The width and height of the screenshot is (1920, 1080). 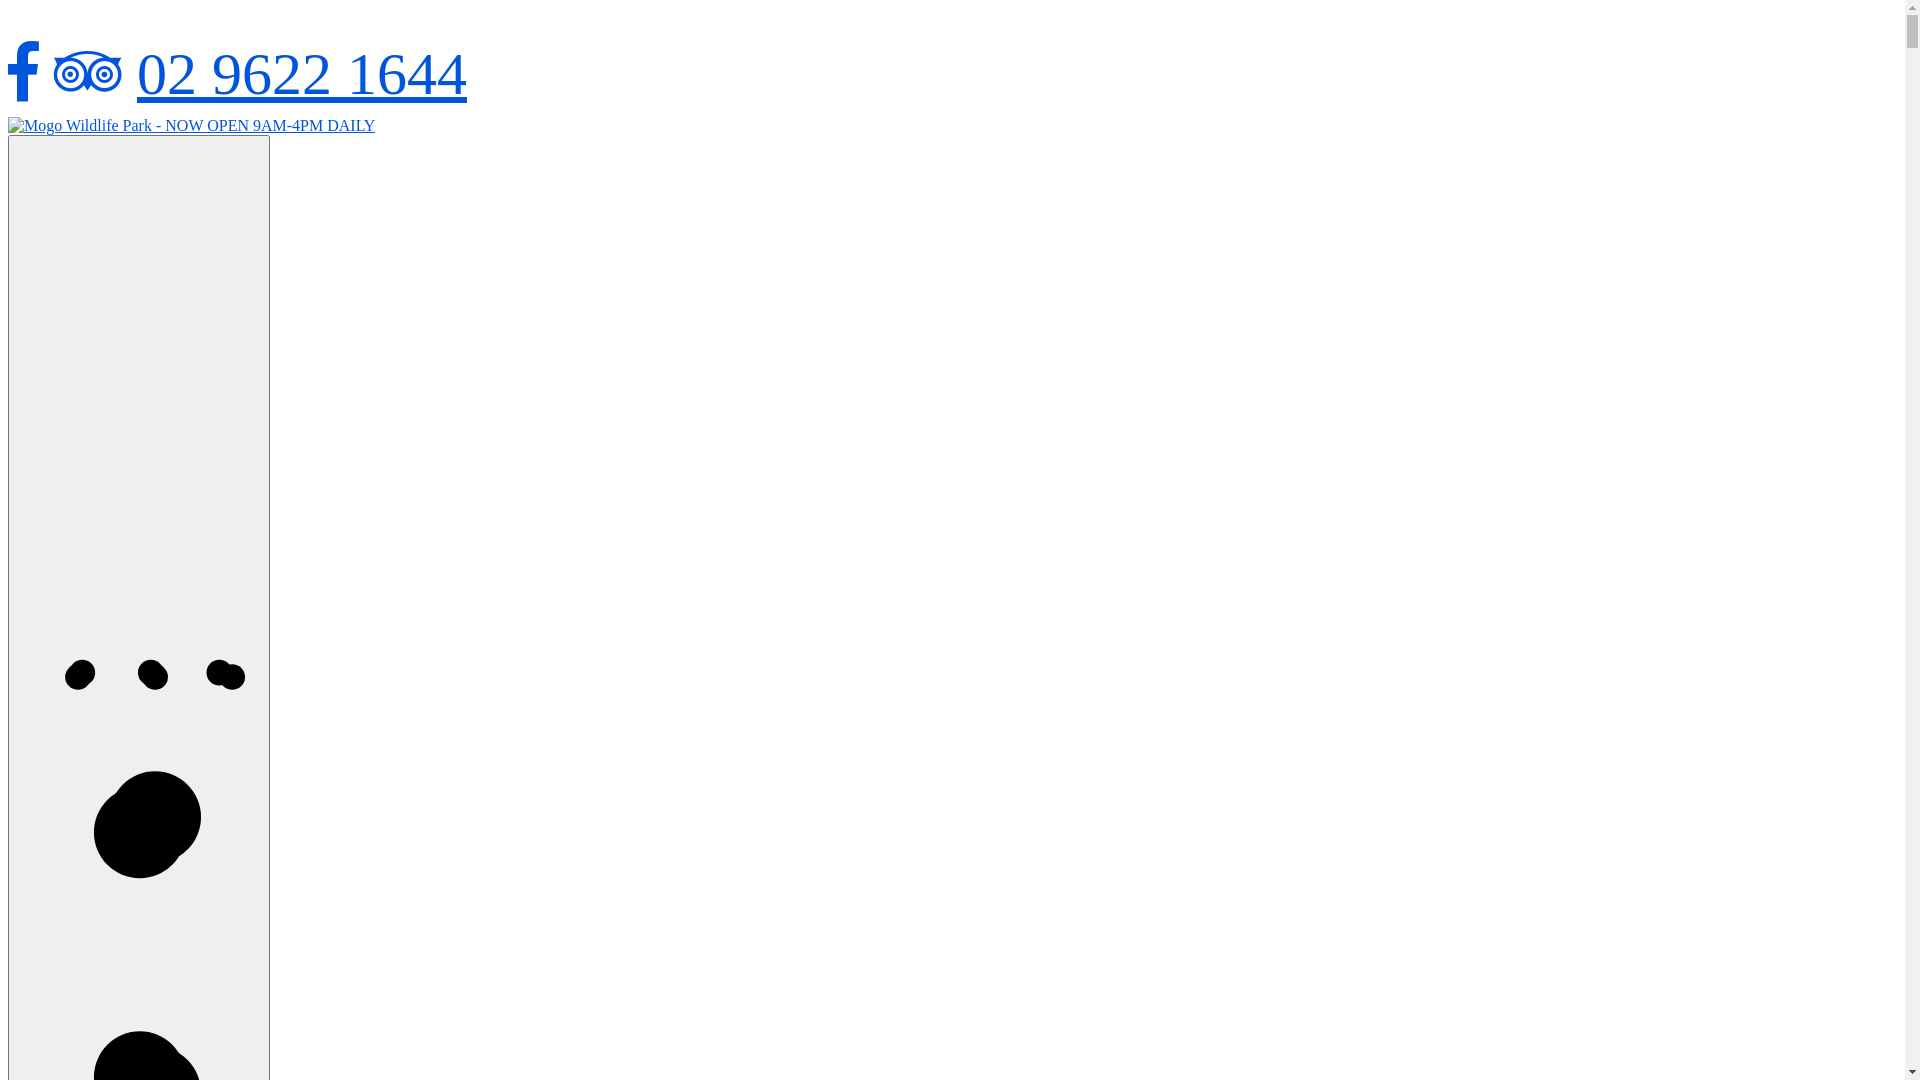 I want to click on '02 9622 1644', so click(x=301, y=72).